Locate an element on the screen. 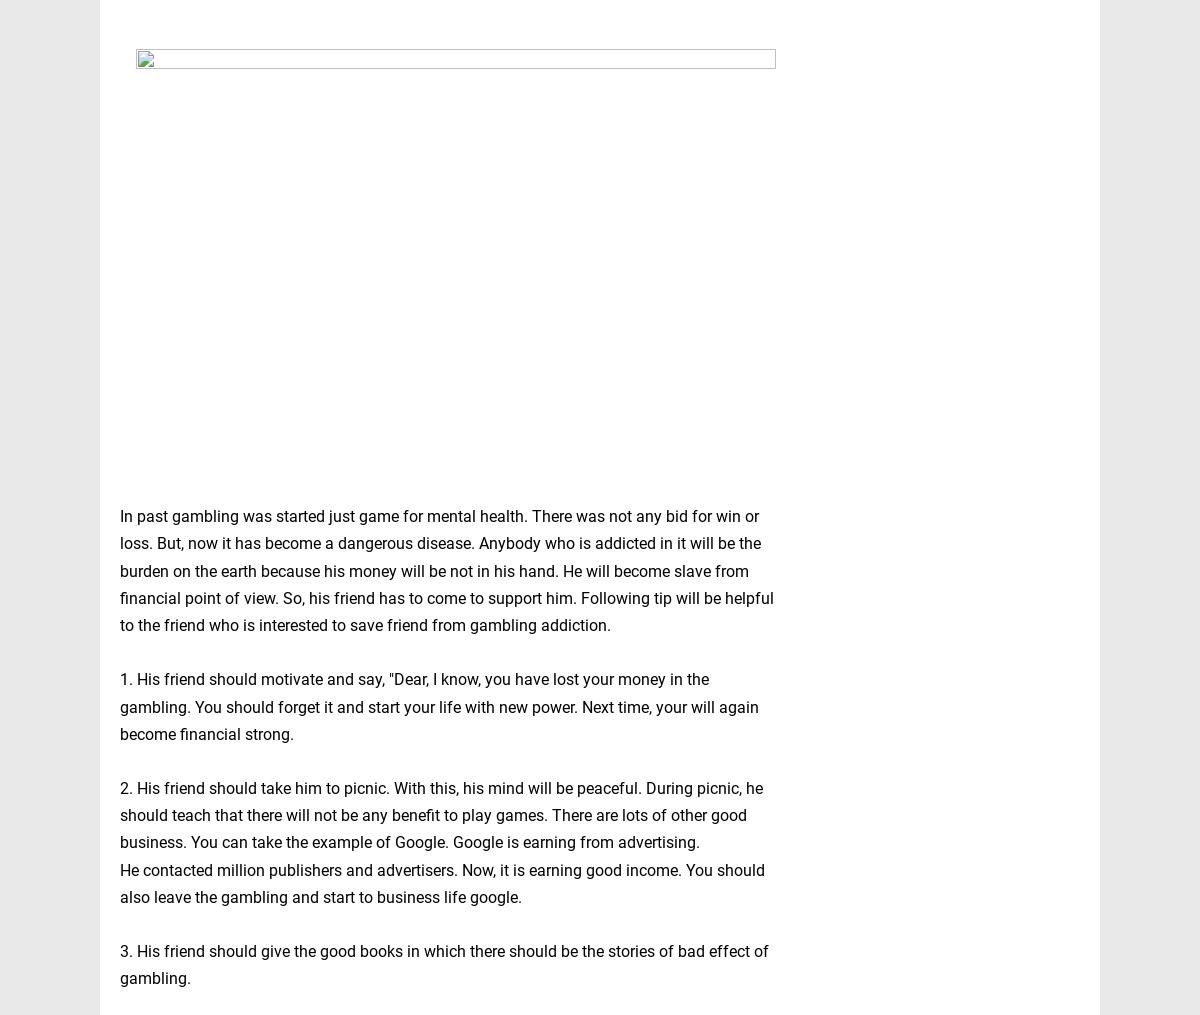 This screenshot has height=1015, width=1200. 'Accounting Formats' is located at coordinates (866, 860).